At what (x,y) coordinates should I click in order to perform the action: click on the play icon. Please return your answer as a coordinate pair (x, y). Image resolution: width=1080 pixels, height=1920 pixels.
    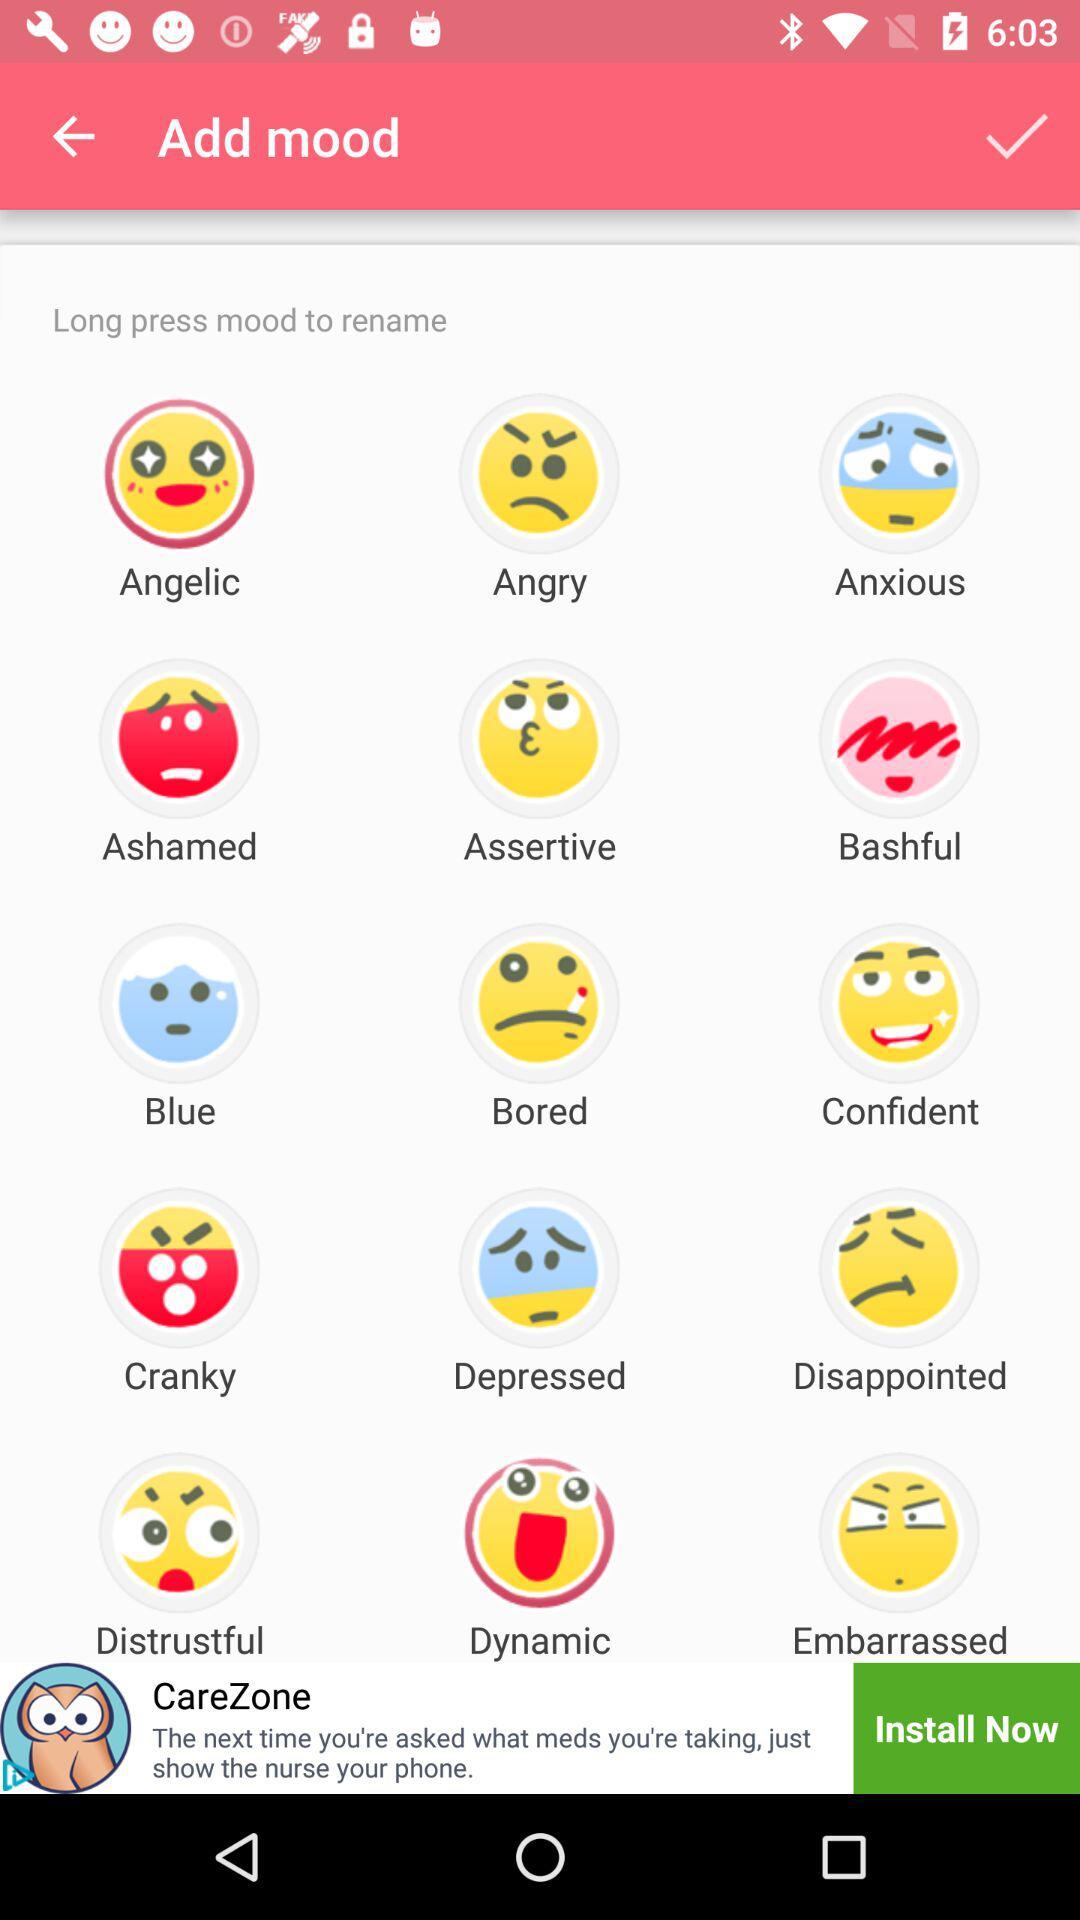
    Looking at the image, I should click on (18, 1775).